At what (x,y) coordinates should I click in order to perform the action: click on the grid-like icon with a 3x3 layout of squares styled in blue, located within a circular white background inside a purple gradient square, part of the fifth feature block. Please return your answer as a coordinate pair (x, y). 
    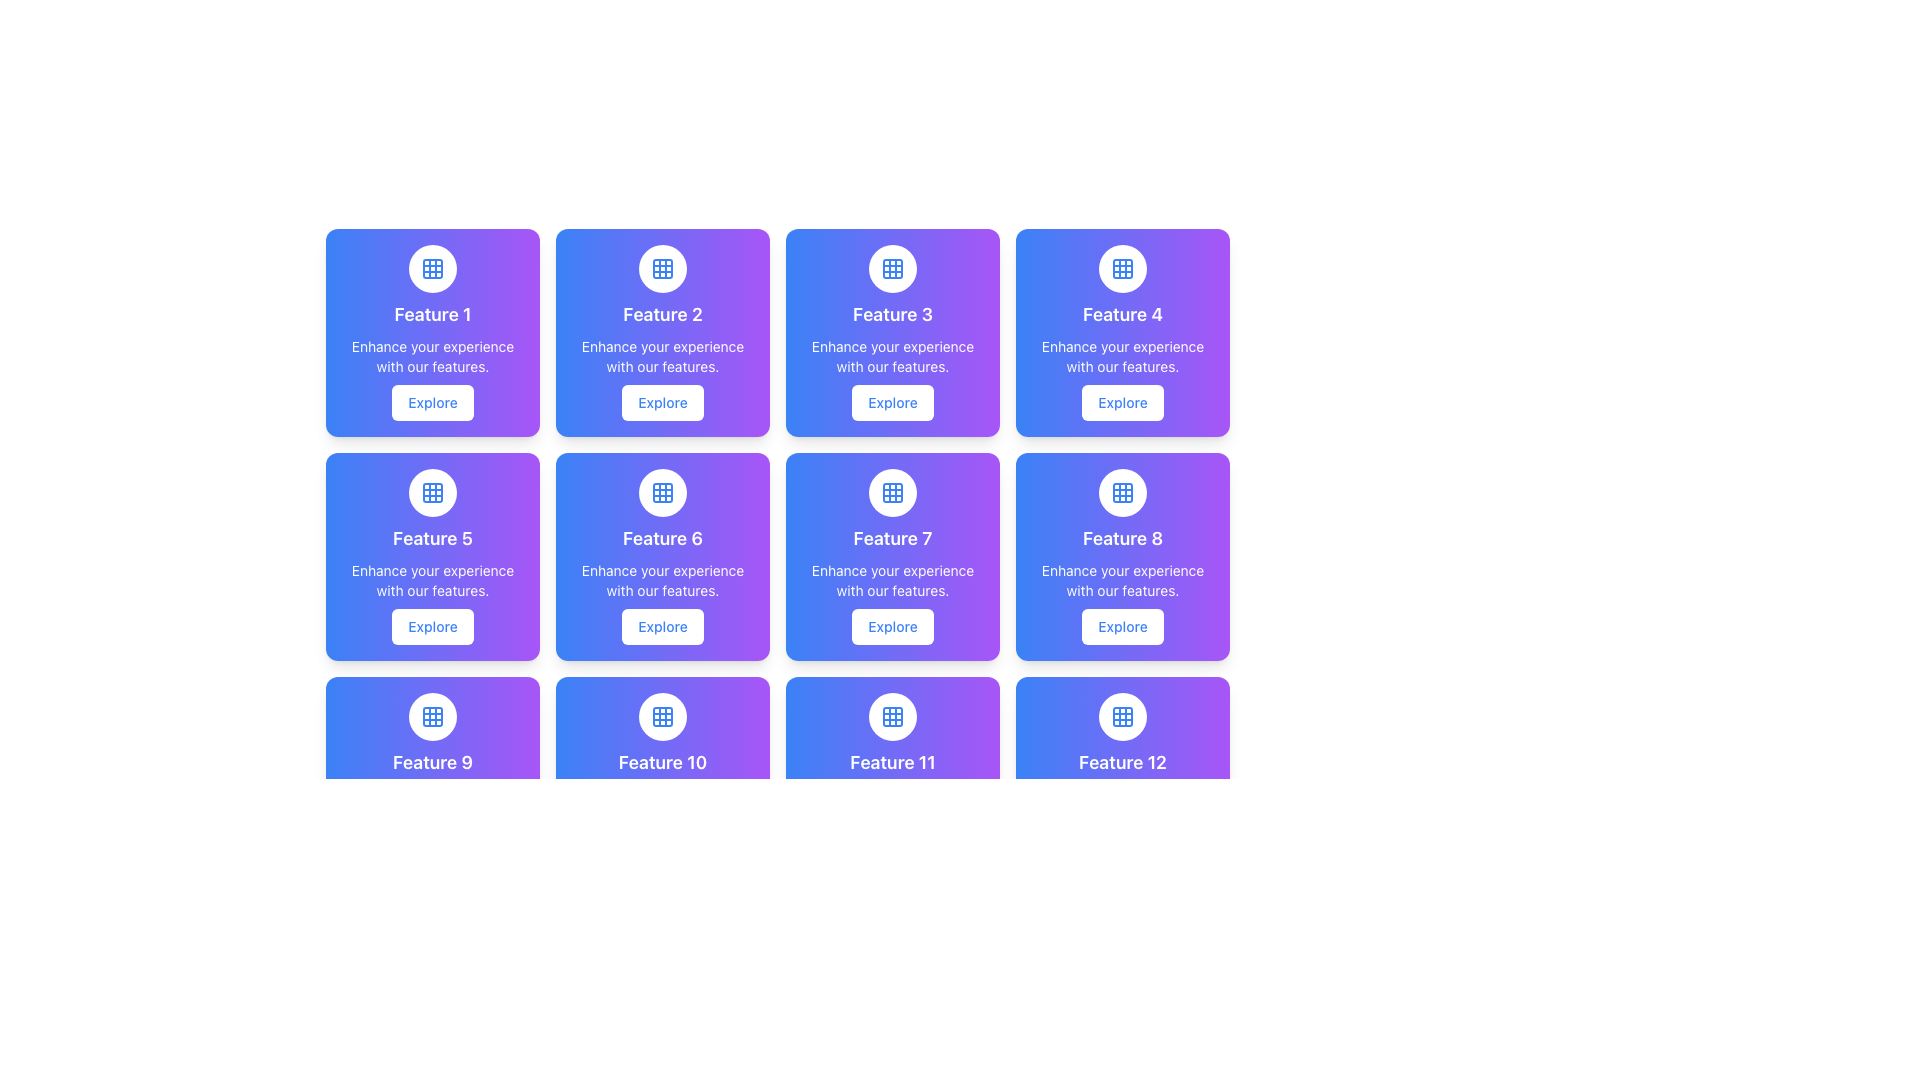
    Looking at the image, I should click on (431, 493).